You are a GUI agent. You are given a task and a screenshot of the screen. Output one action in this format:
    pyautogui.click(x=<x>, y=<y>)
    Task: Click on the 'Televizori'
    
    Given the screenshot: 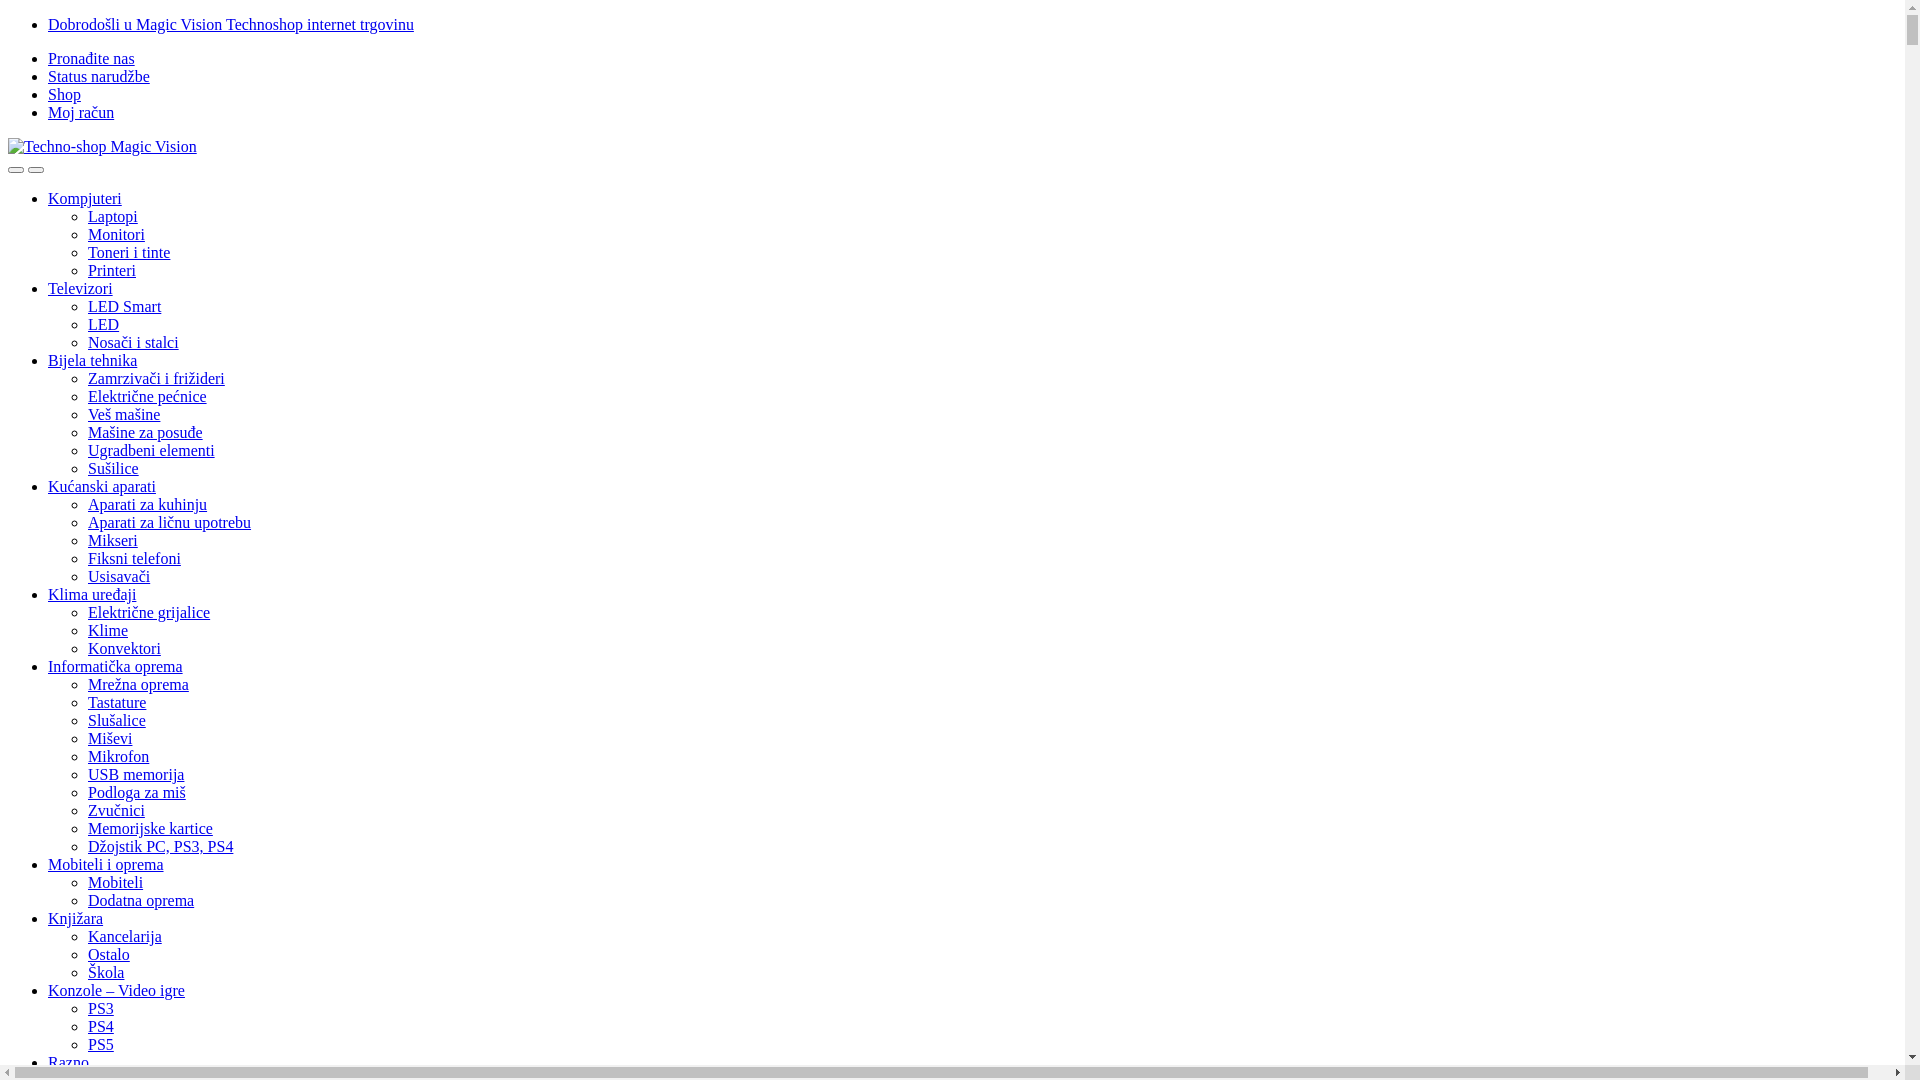 What is the action you would take?
    pyautogui.click(x=80, y=288)
    